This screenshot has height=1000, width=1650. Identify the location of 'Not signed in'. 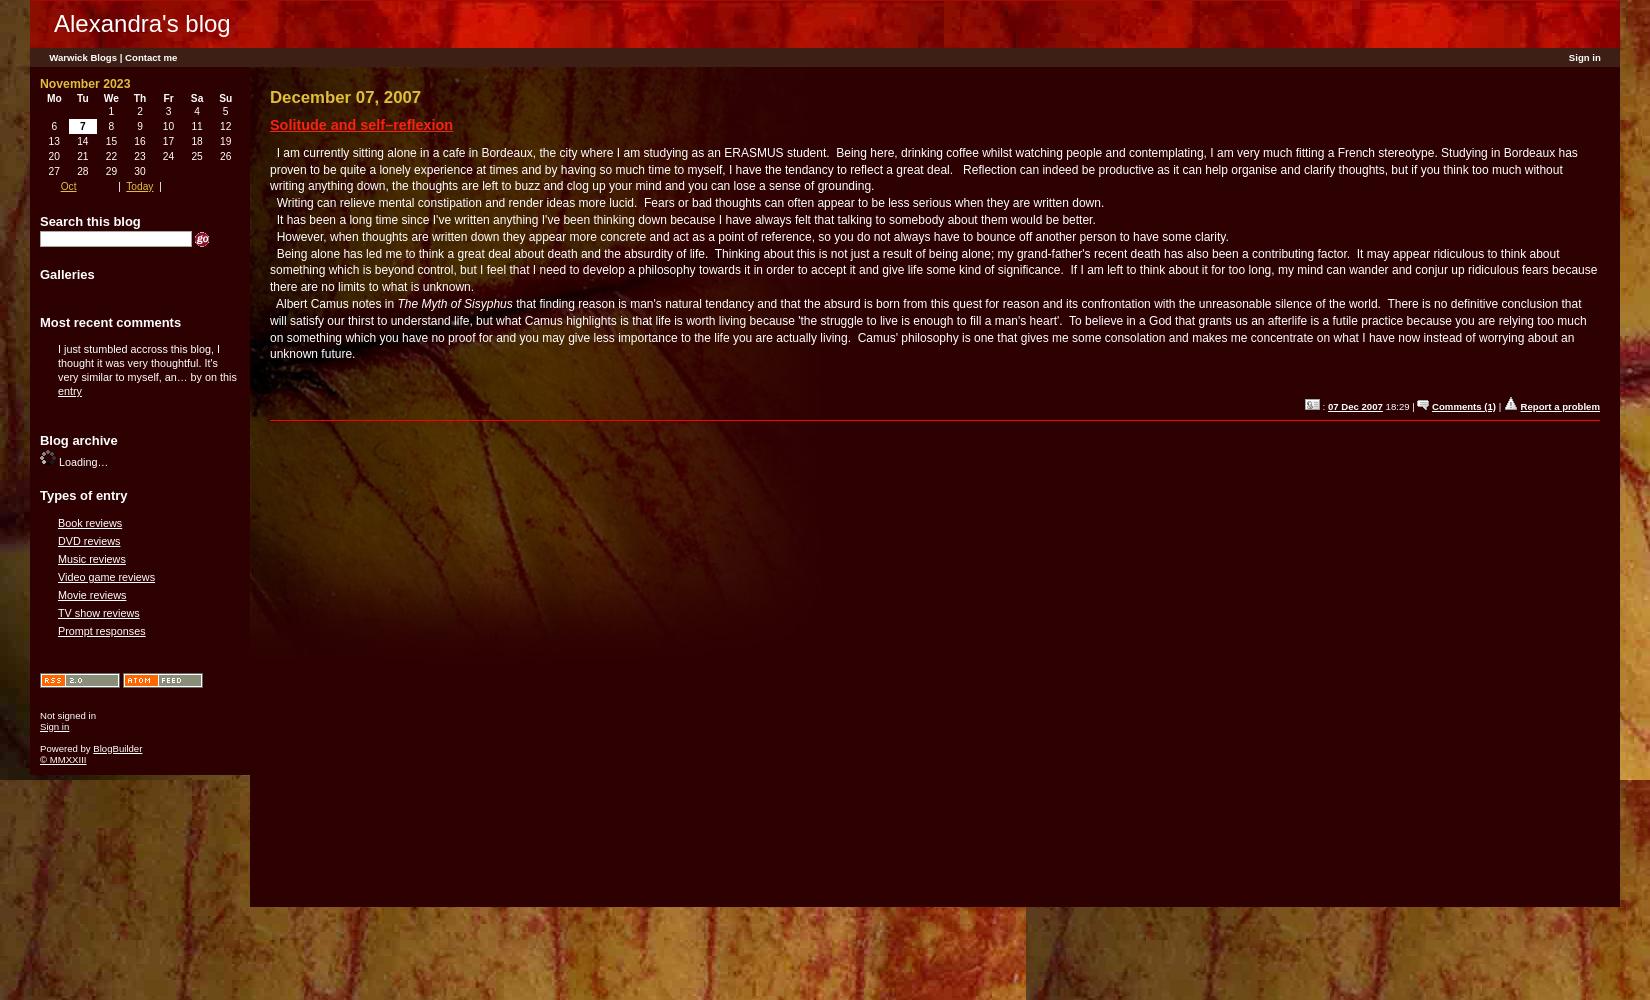
(67, 713).